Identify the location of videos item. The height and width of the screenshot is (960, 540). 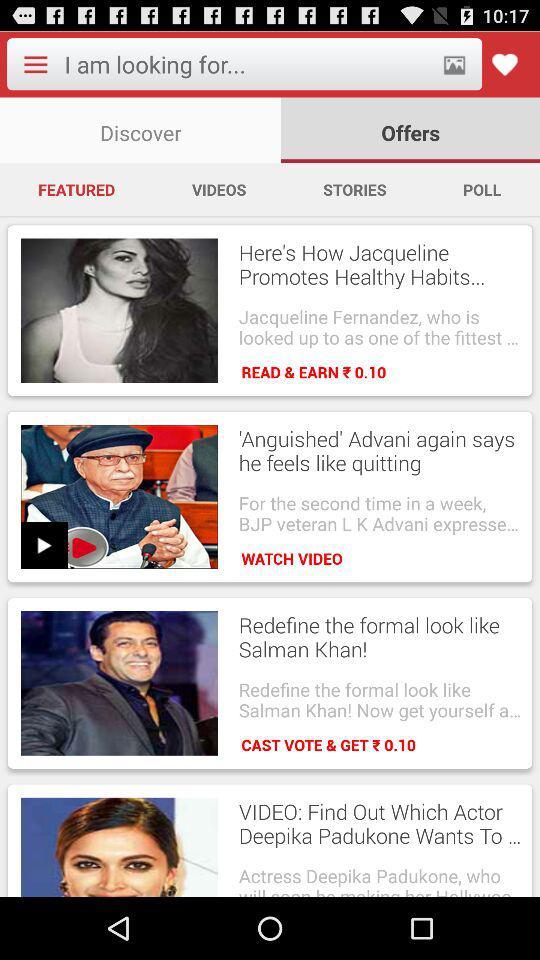
(218, 189).